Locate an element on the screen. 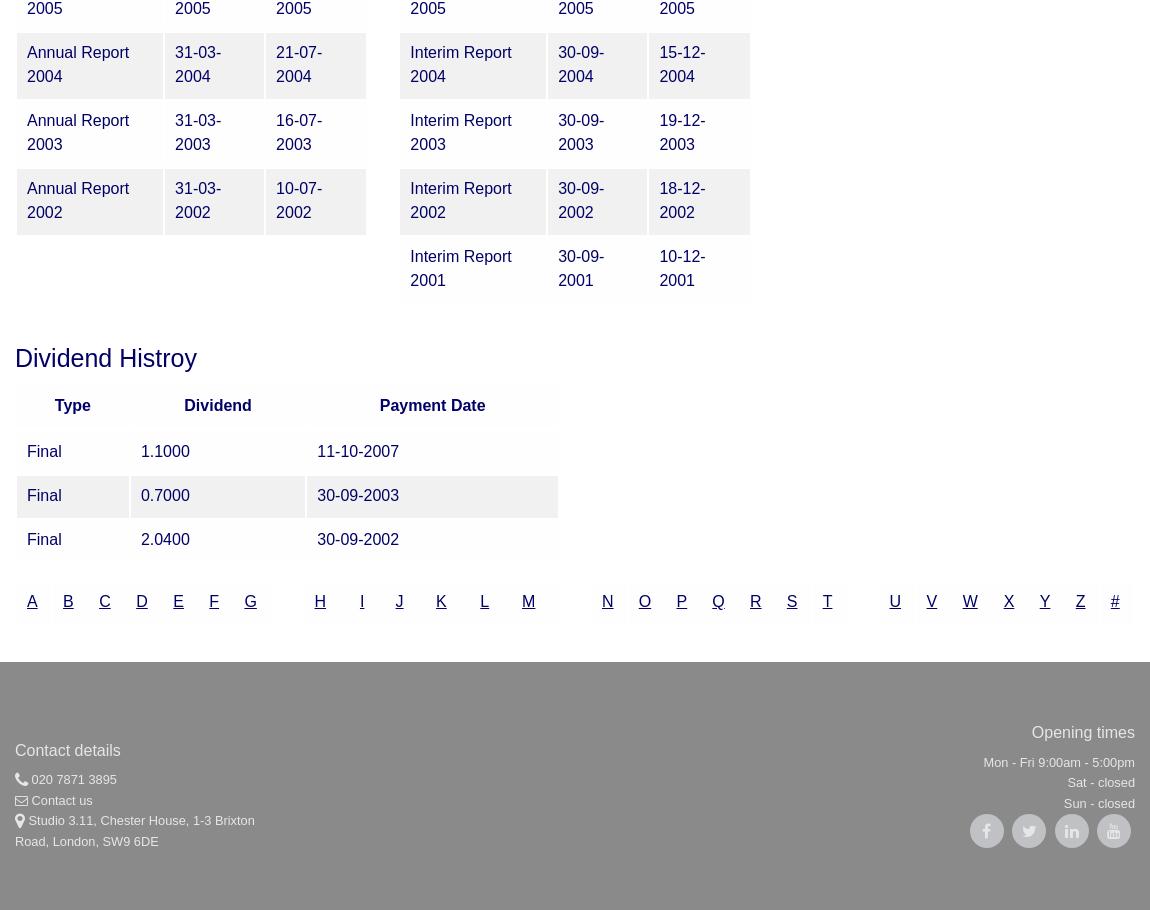 This screenshot has width=1150, height=910. 'Studio 3.11, Chester House, 1-3 Brixton Road, London, SW9 6DE' is located at coordinates (133, 830).